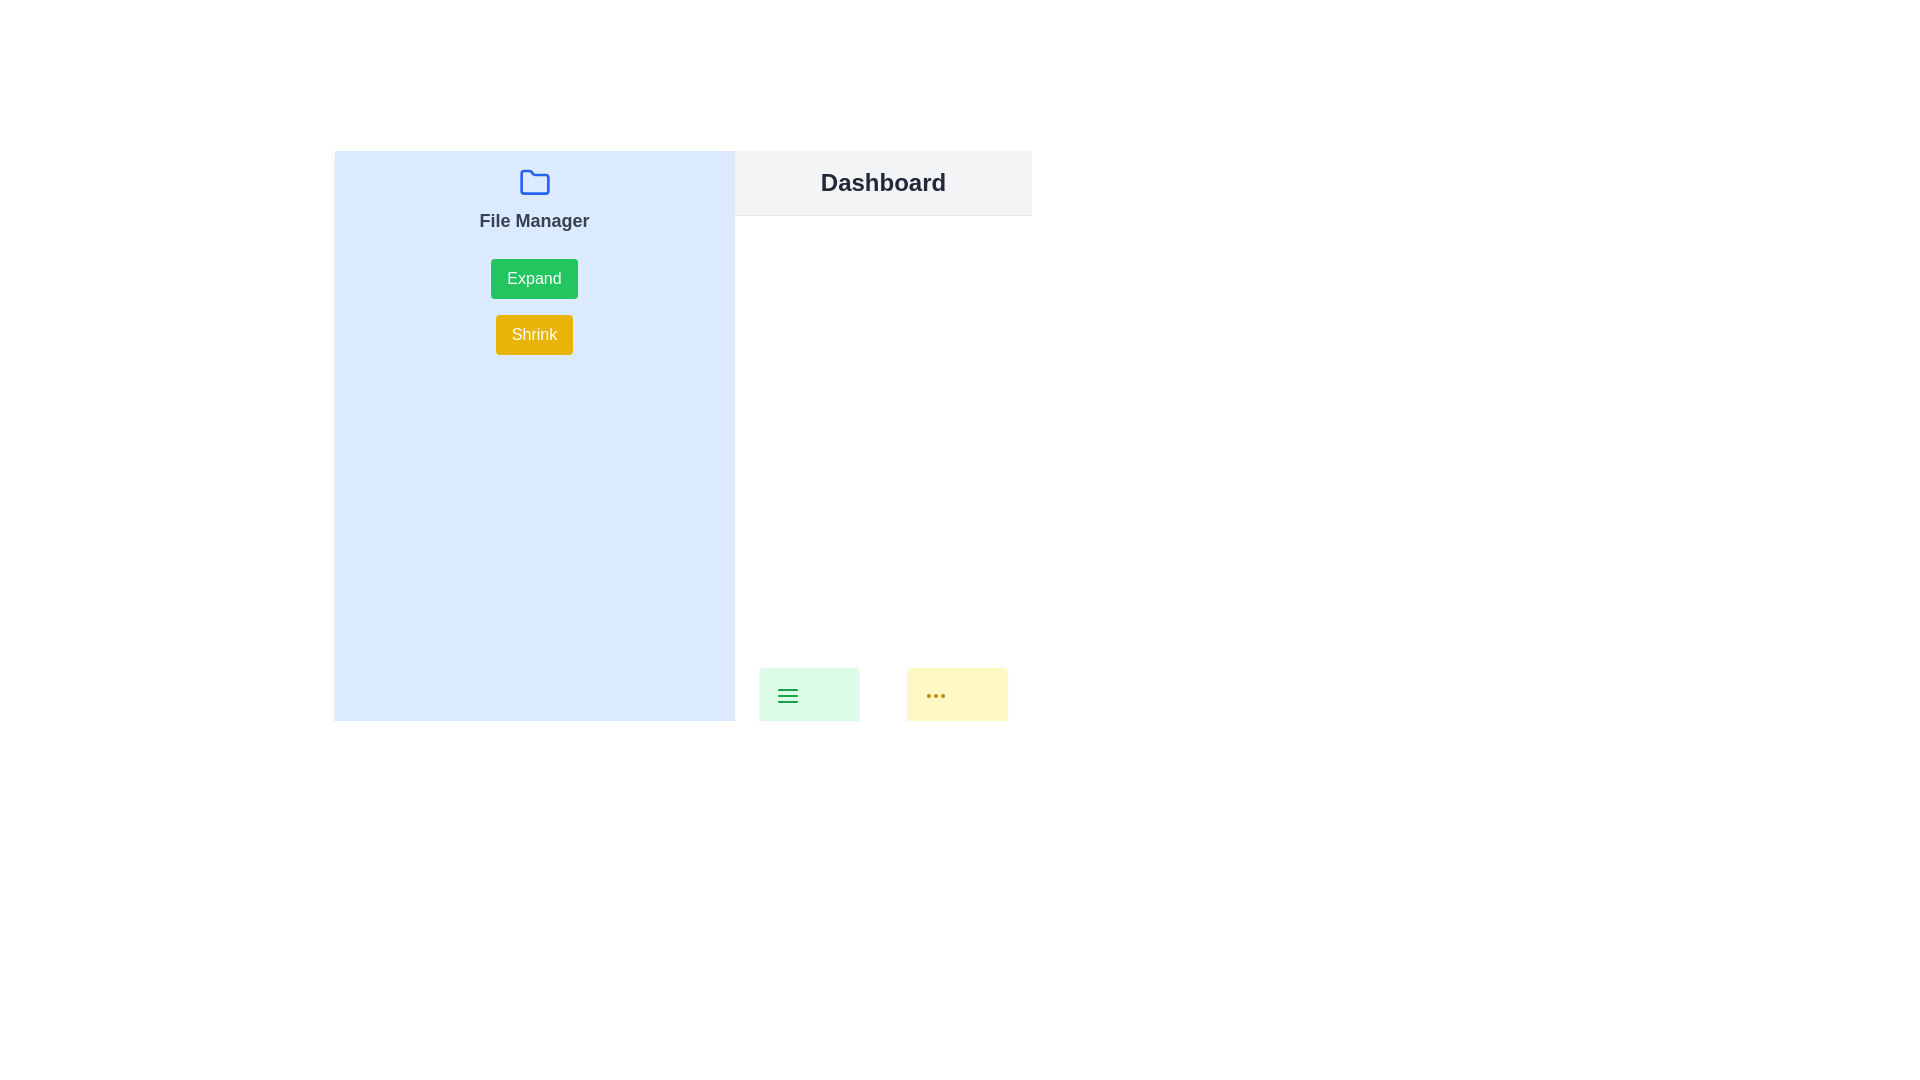 The width and height of the screenshot is (1920, 1080). What do you see at coordinates (534, 220) in the screenshot?
I see `the text label that serves as a title for the file management section, positioned between a folder icon above and 'Expand' and 'Shrink' buttons below` at bounding box center [534, 220].